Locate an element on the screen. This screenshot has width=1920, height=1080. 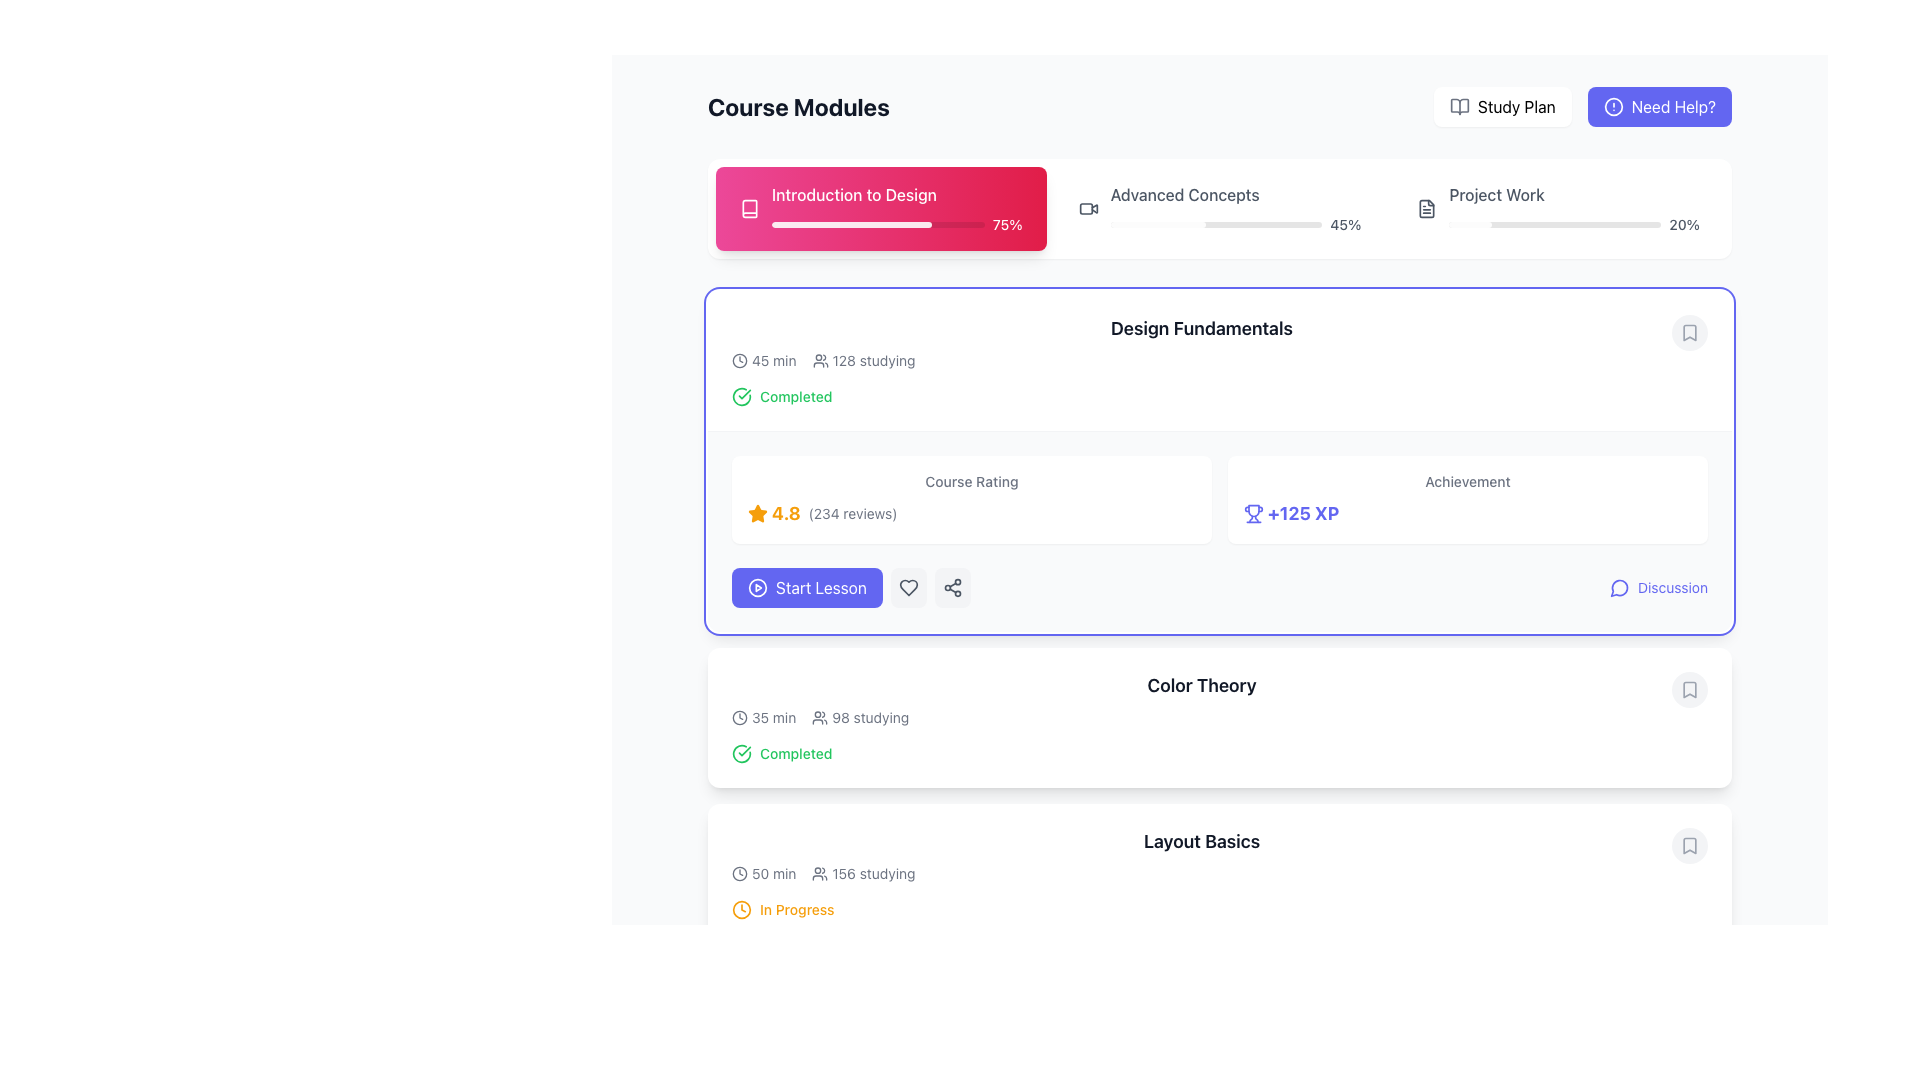
the open book icon, which is styled in a simplistic and modern outline design with a gray color, located near the 'Study Plan' button is located at coordinates (1459, 107).